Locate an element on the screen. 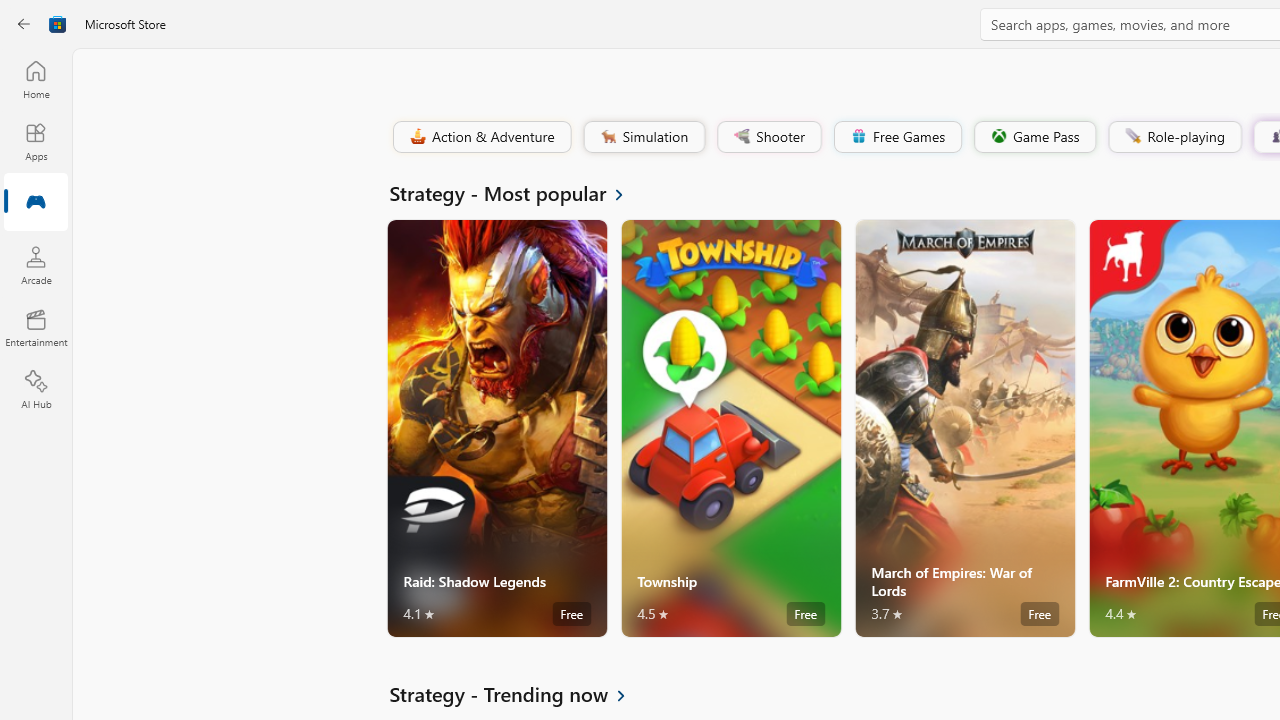  'Shooter' is located at coordinates (767, 135).